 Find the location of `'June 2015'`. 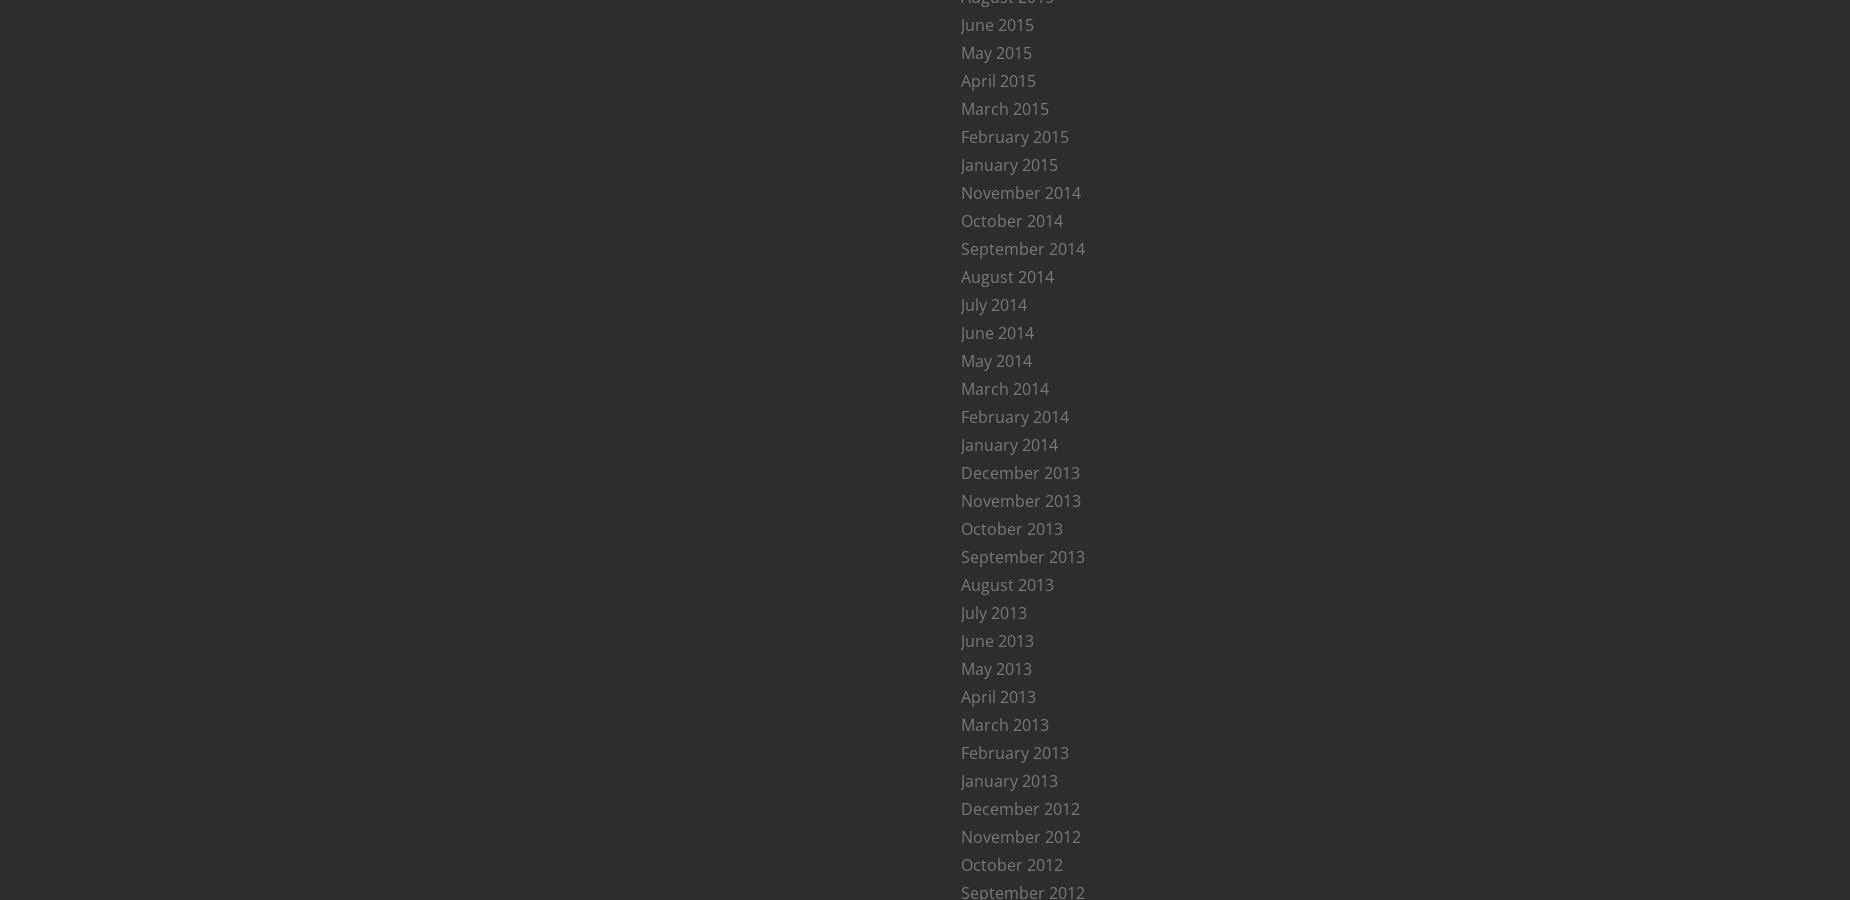

'June 2015' is located at coordinates (996, 23).